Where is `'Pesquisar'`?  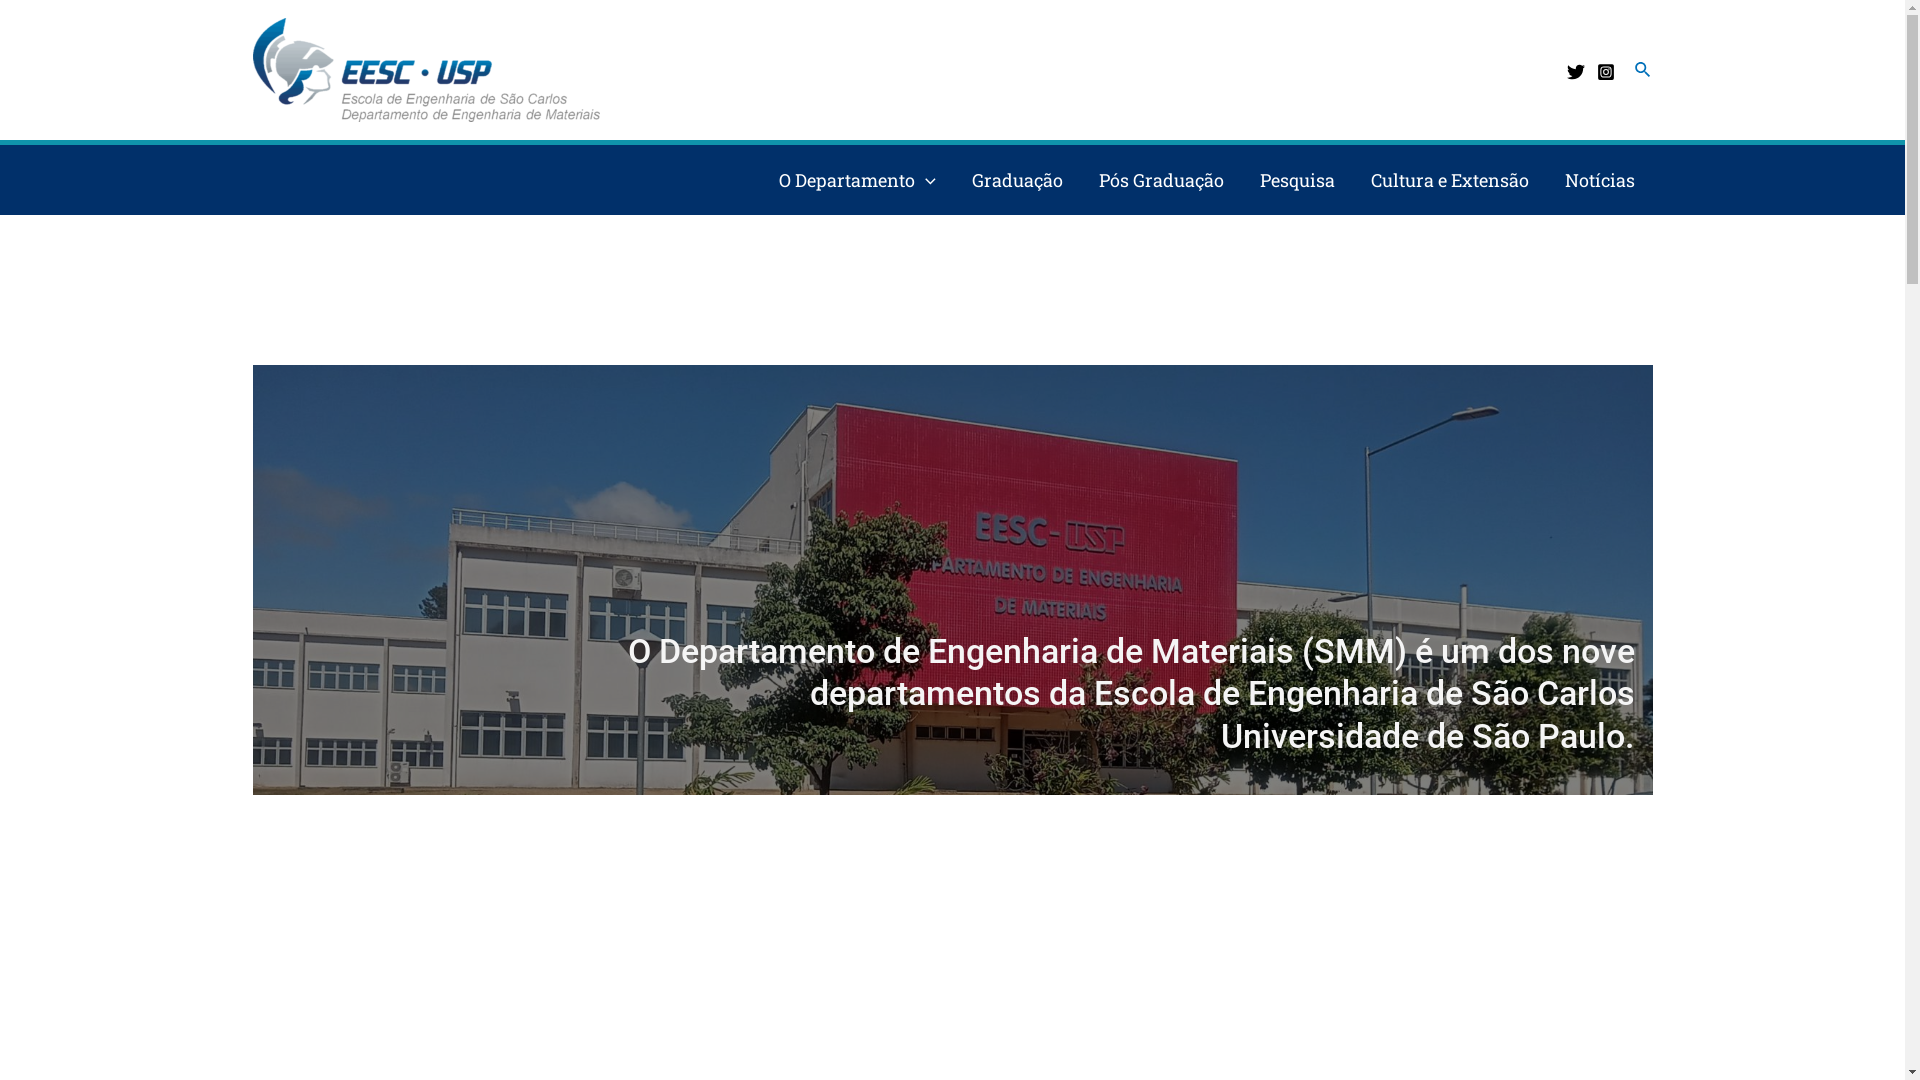 'Pesquisar' is located at coordinates (1643, 69).